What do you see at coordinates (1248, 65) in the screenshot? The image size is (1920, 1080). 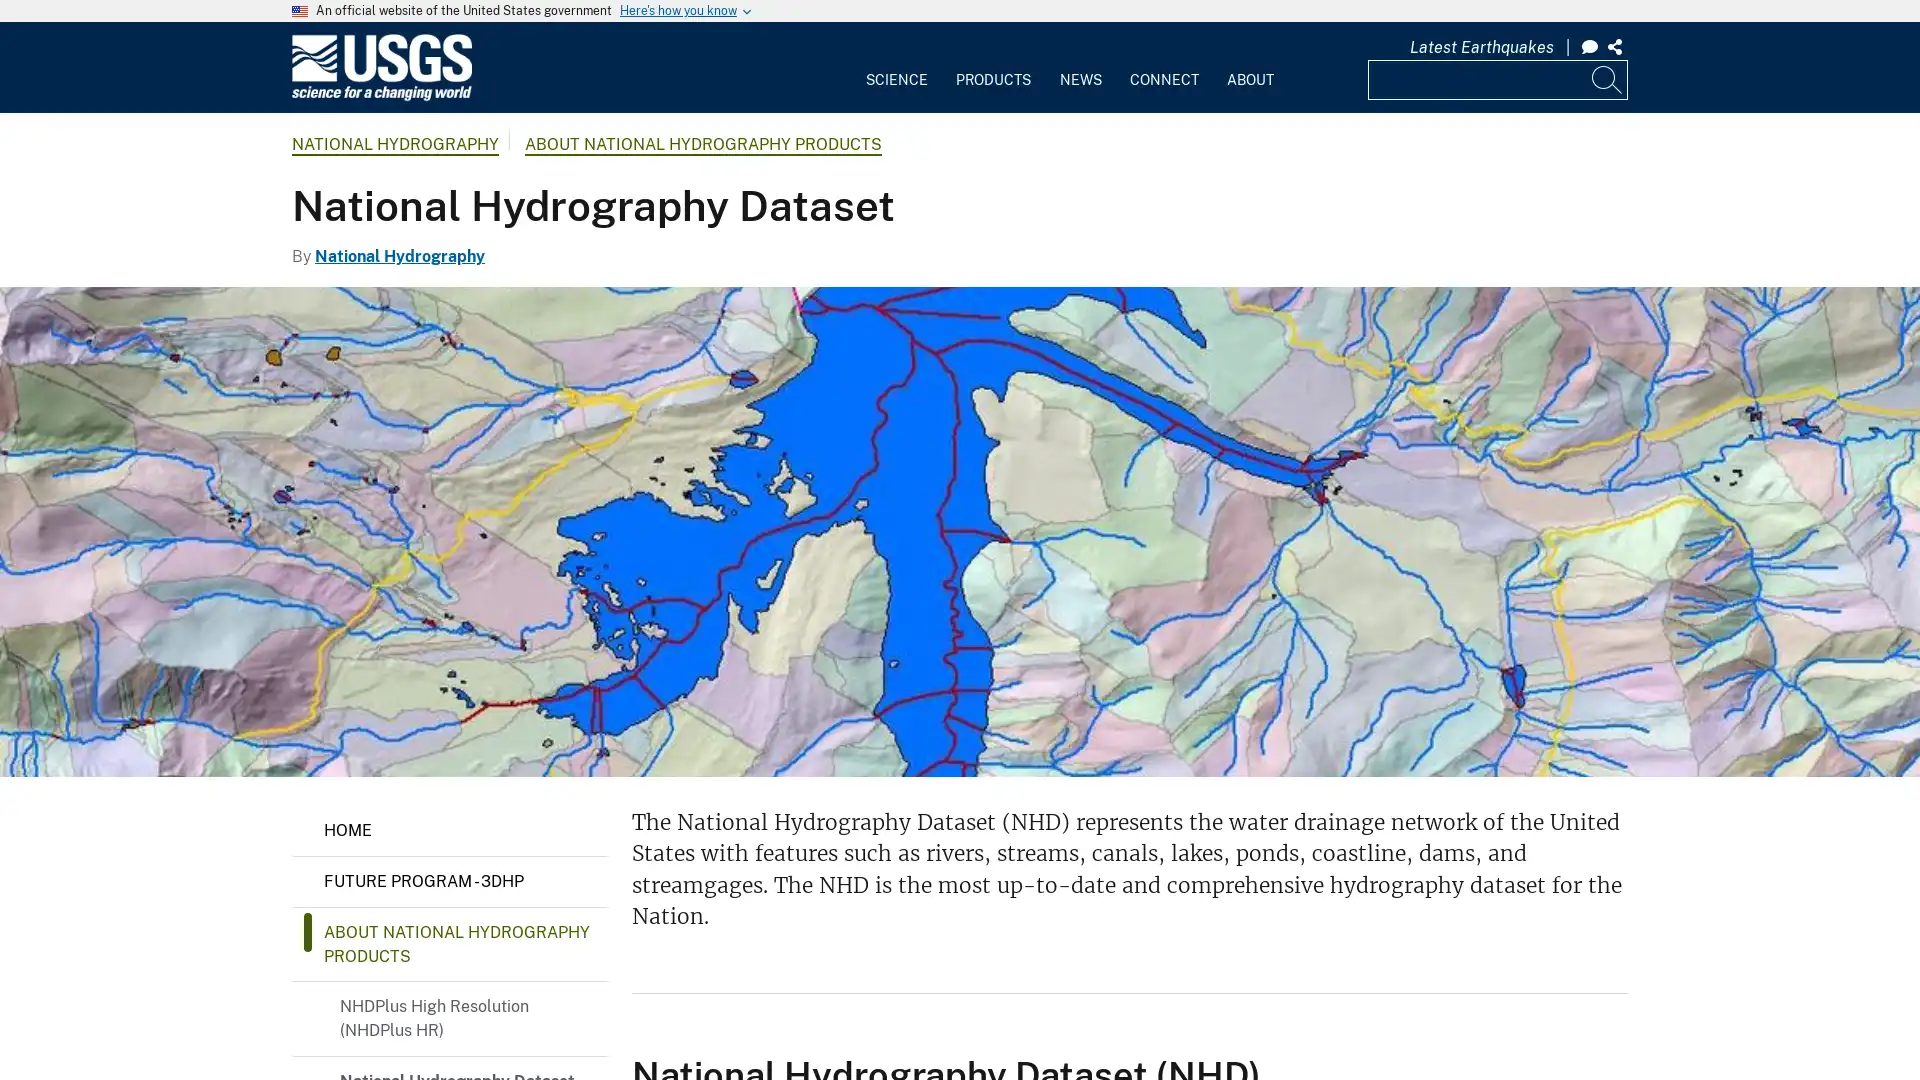 I see `ABOUT` at bounding box center [1248, 65].